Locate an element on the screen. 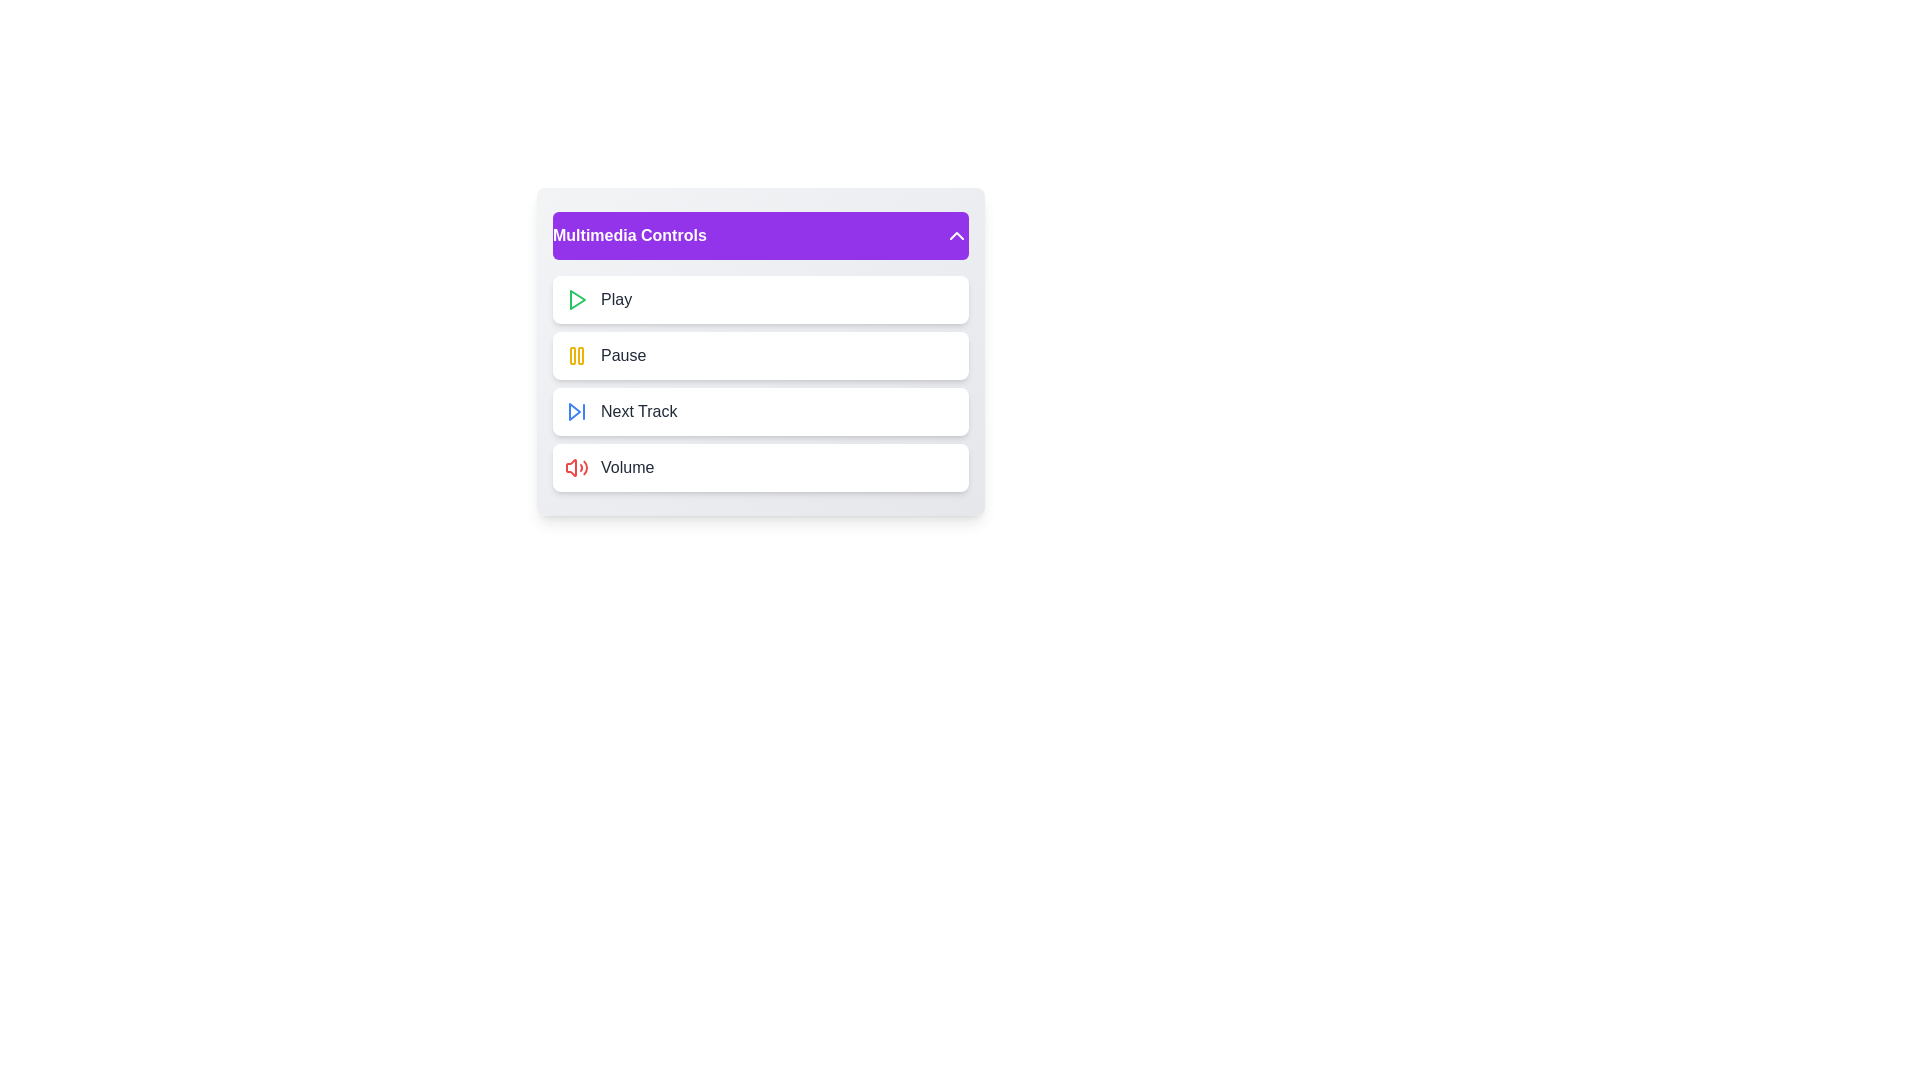 This screenshot has height=1080, width=1920. the blue outlined arrow-shaped icon located at the center of the 'Next Track' button in the multimedia control panel is located at coordinates (574, 411).